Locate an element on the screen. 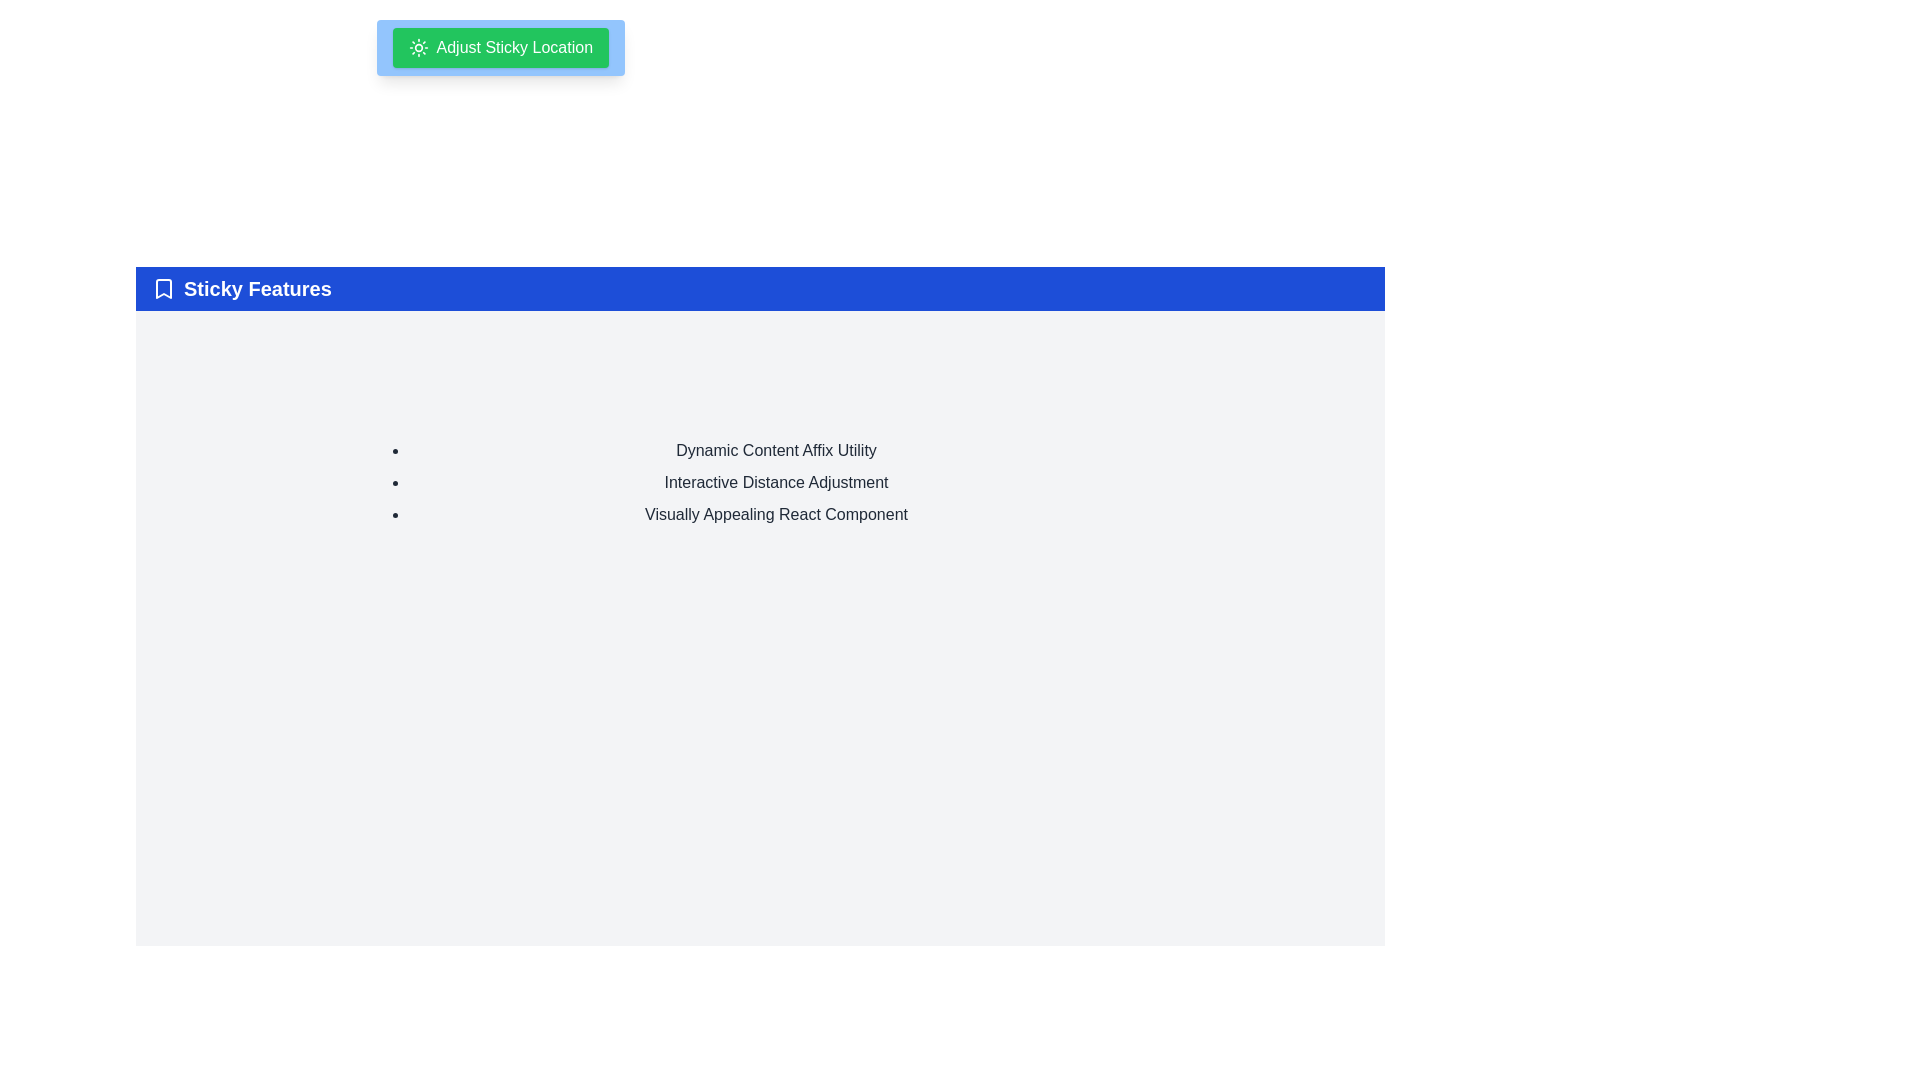 The width and height of the screenshot is (1920, 1080). the text label displaying 'Interactive Distance Adjustment', which is the second item in a vertically-oriented bulleted list is located at coordinates (775, 482).